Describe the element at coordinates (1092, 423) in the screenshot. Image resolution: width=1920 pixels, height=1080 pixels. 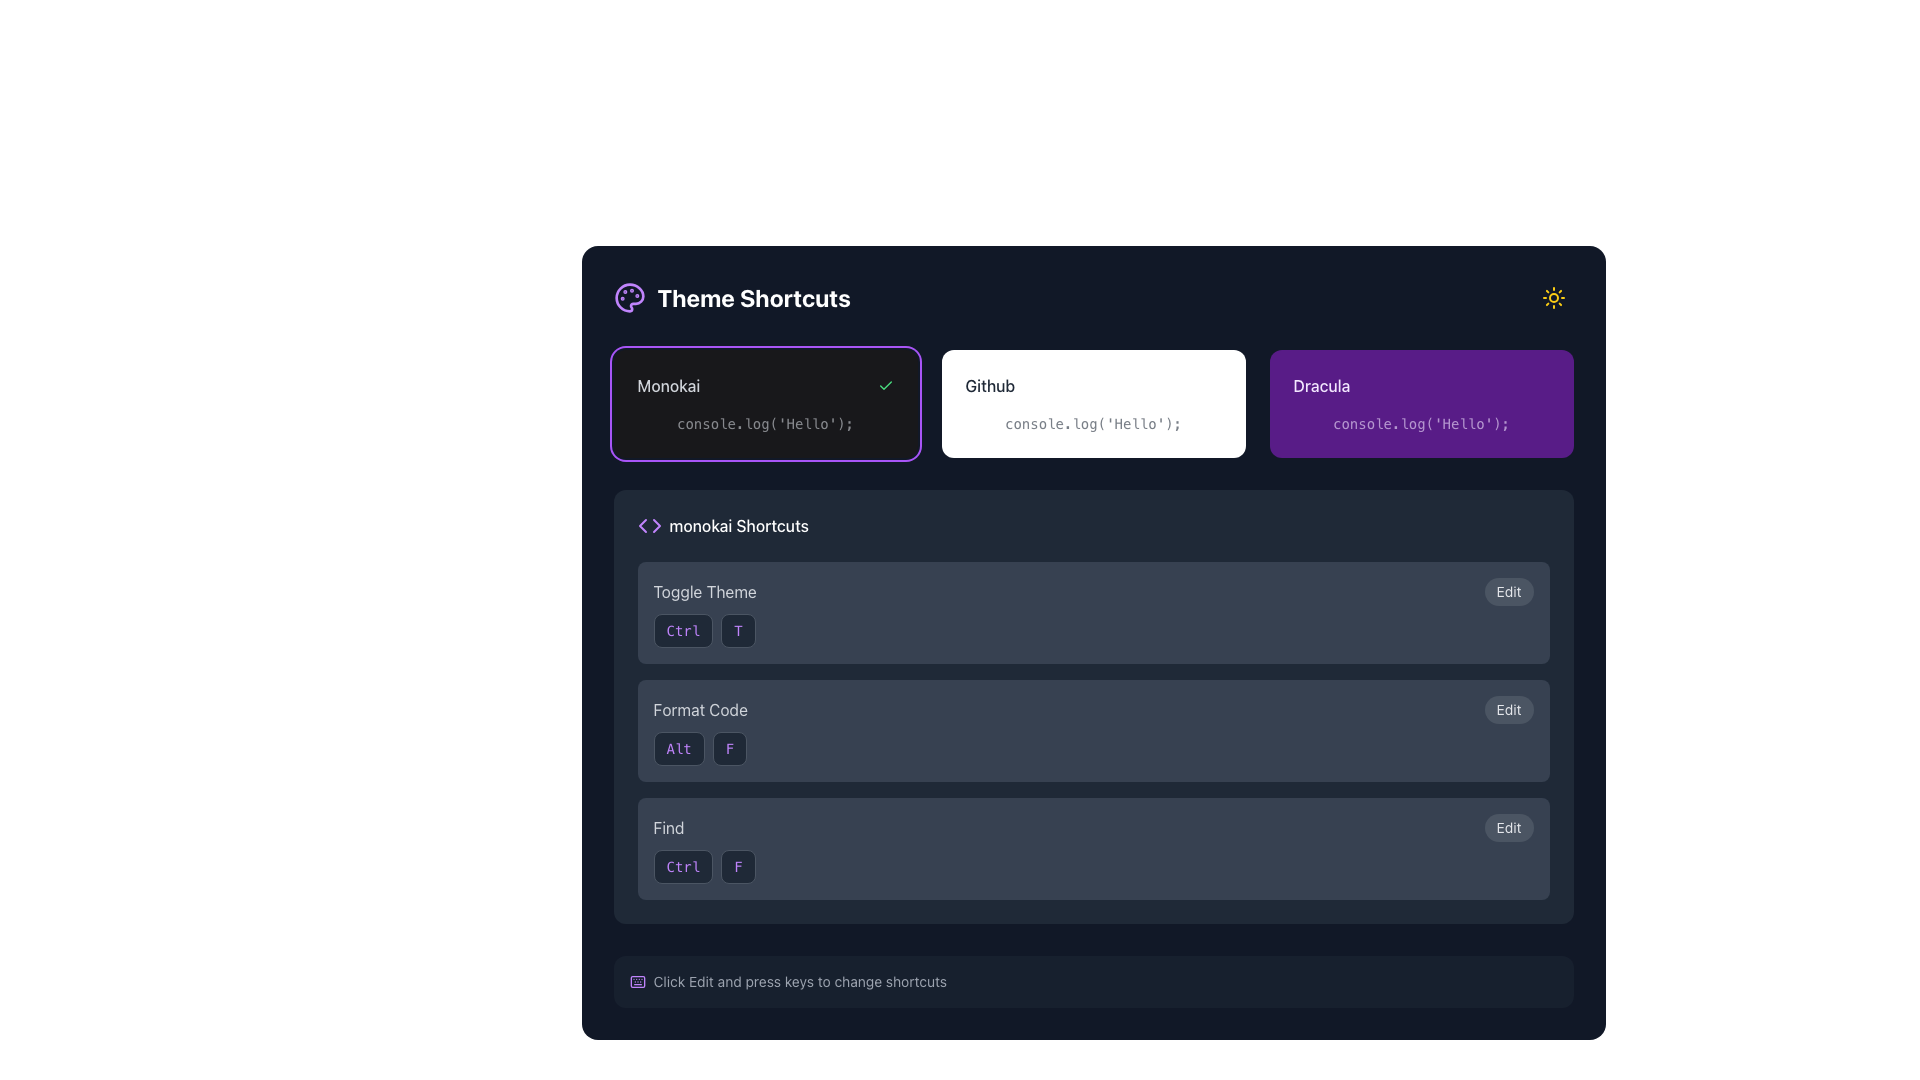
I see `the static text block that serves as a preview of a code snippet associated with the 'Github' theme, located inside a white rectangle beneath the 'Github' heading` at that location.